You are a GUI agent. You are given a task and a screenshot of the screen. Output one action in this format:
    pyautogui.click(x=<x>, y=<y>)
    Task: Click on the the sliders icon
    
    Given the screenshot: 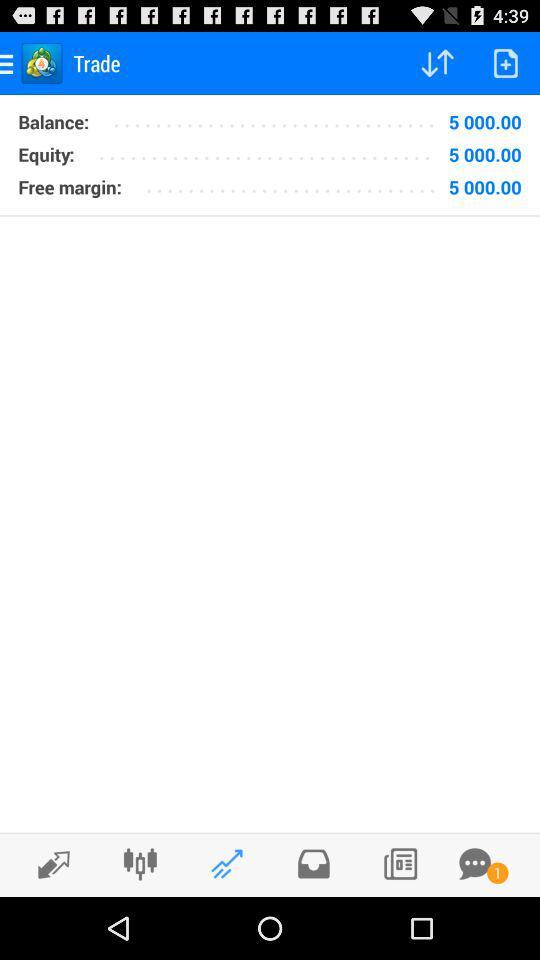 What is the action you would take?
    pyautogui.click(x=139, y=924)
    